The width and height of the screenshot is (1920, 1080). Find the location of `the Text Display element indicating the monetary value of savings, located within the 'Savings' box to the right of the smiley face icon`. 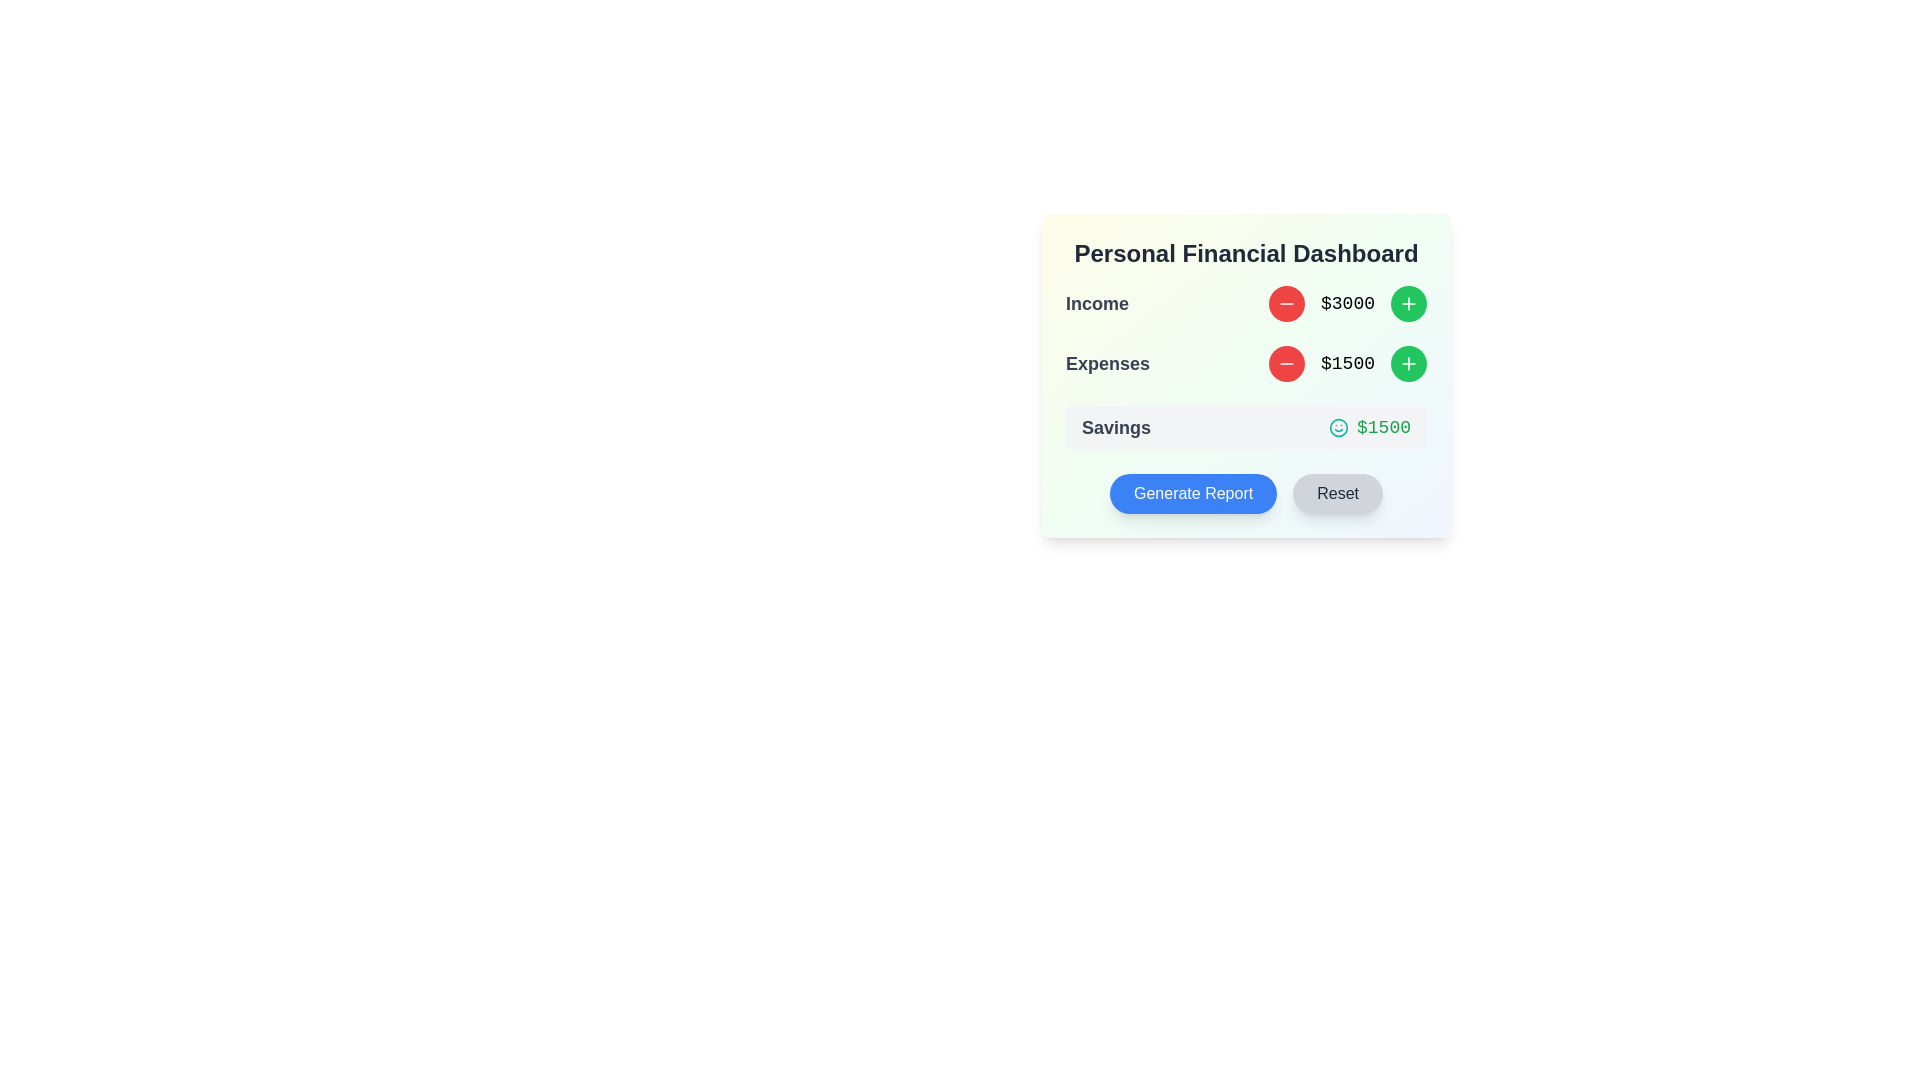

the Text Display element indicating the monetary value of savings, located within the 'Savings' box to the right of the smiley face icon is located at coordinates (1368, 427).